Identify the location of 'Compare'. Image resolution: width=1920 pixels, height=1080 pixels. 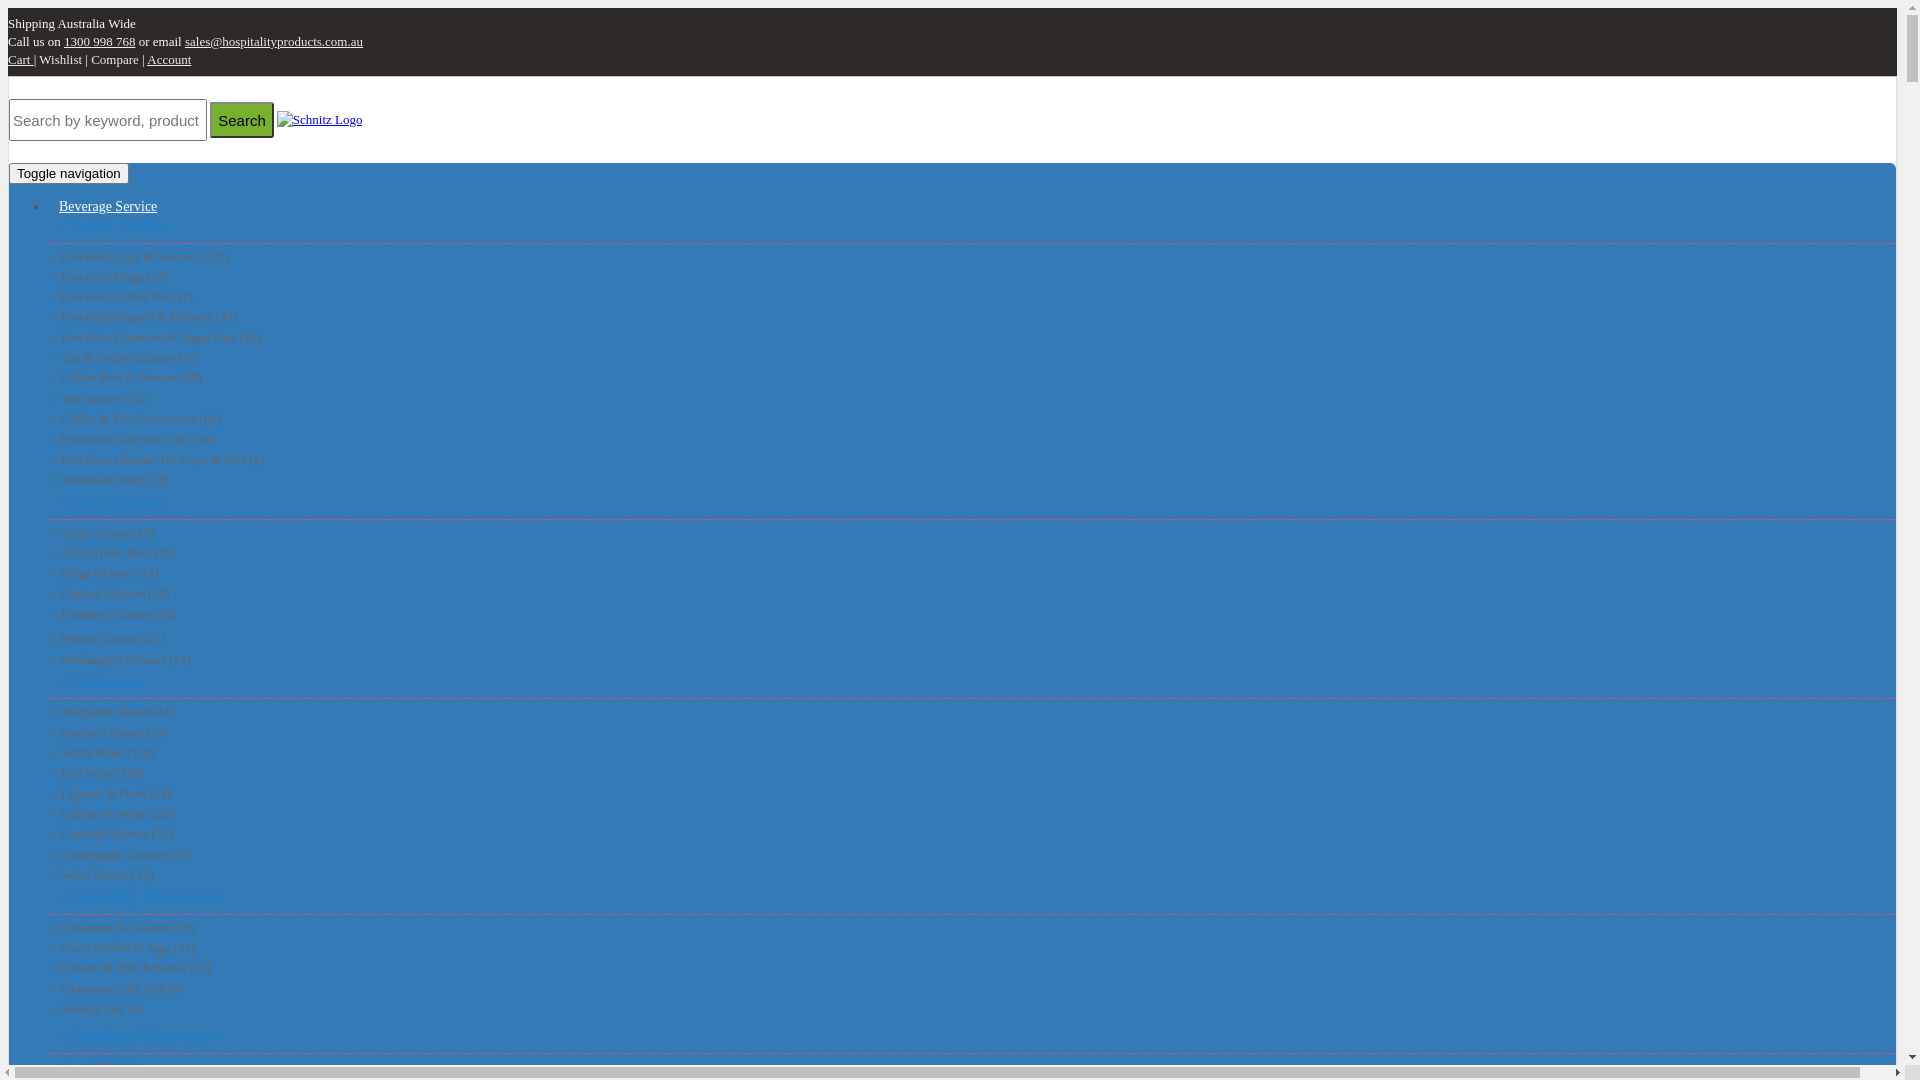
(115, 58).